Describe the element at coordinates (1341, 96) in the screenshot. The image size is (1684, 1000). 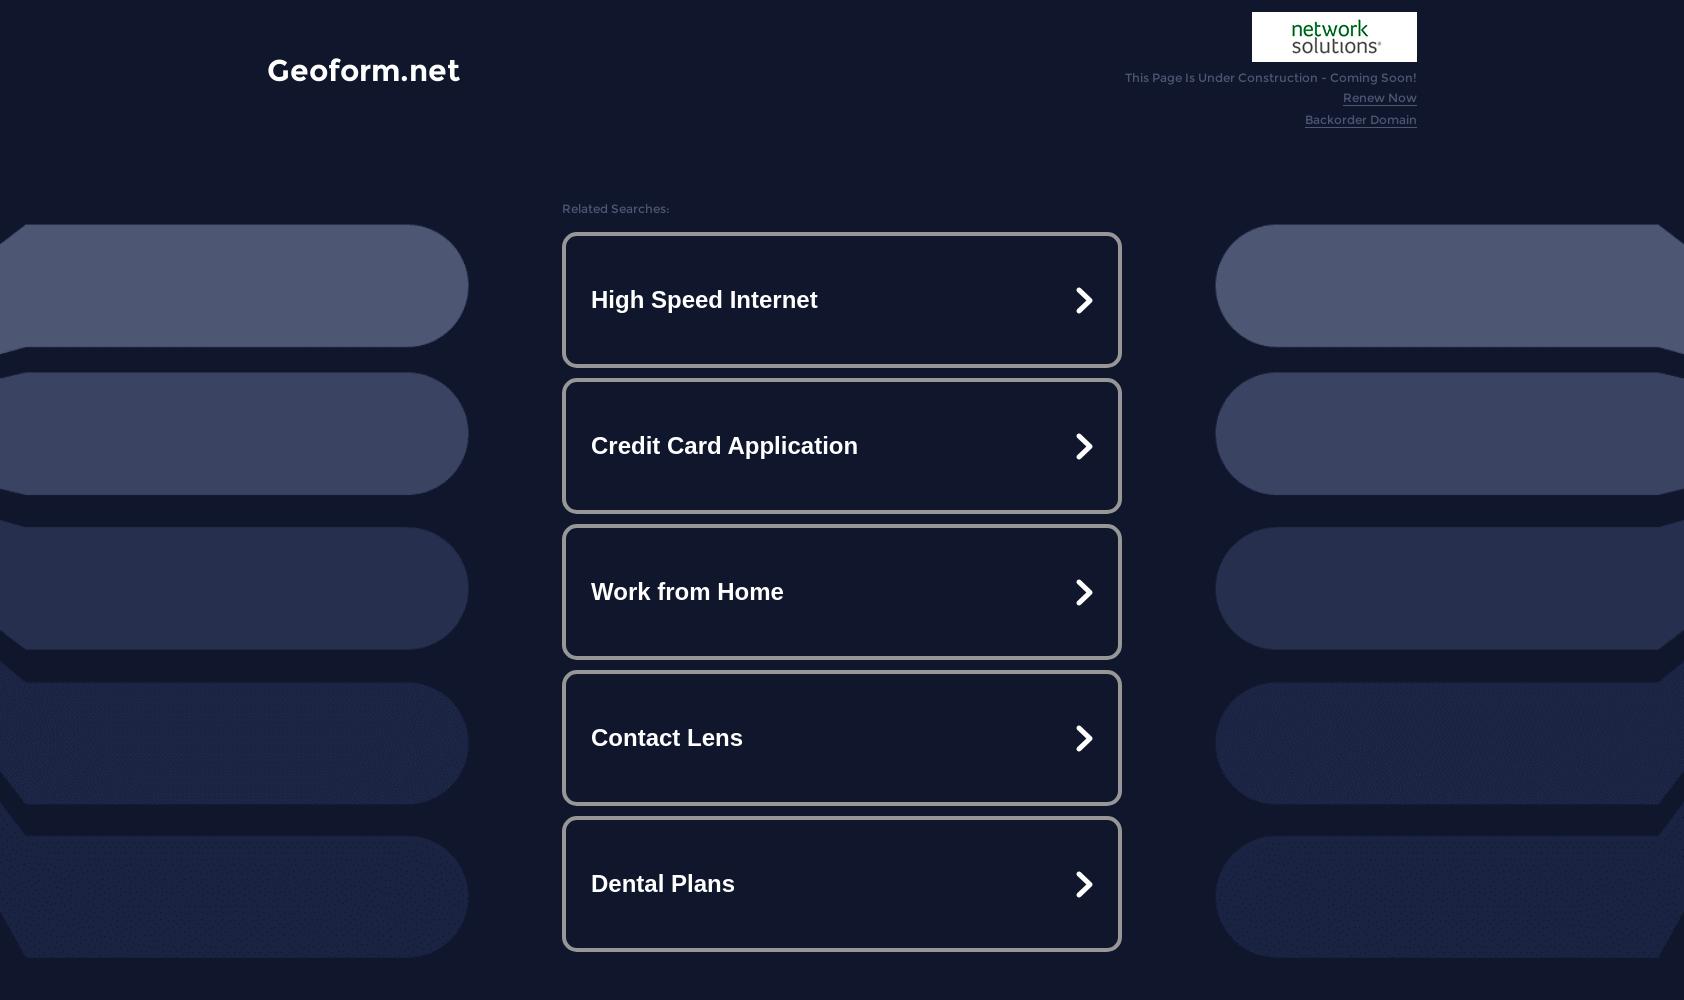
I see `'Renew Now'` at that location.